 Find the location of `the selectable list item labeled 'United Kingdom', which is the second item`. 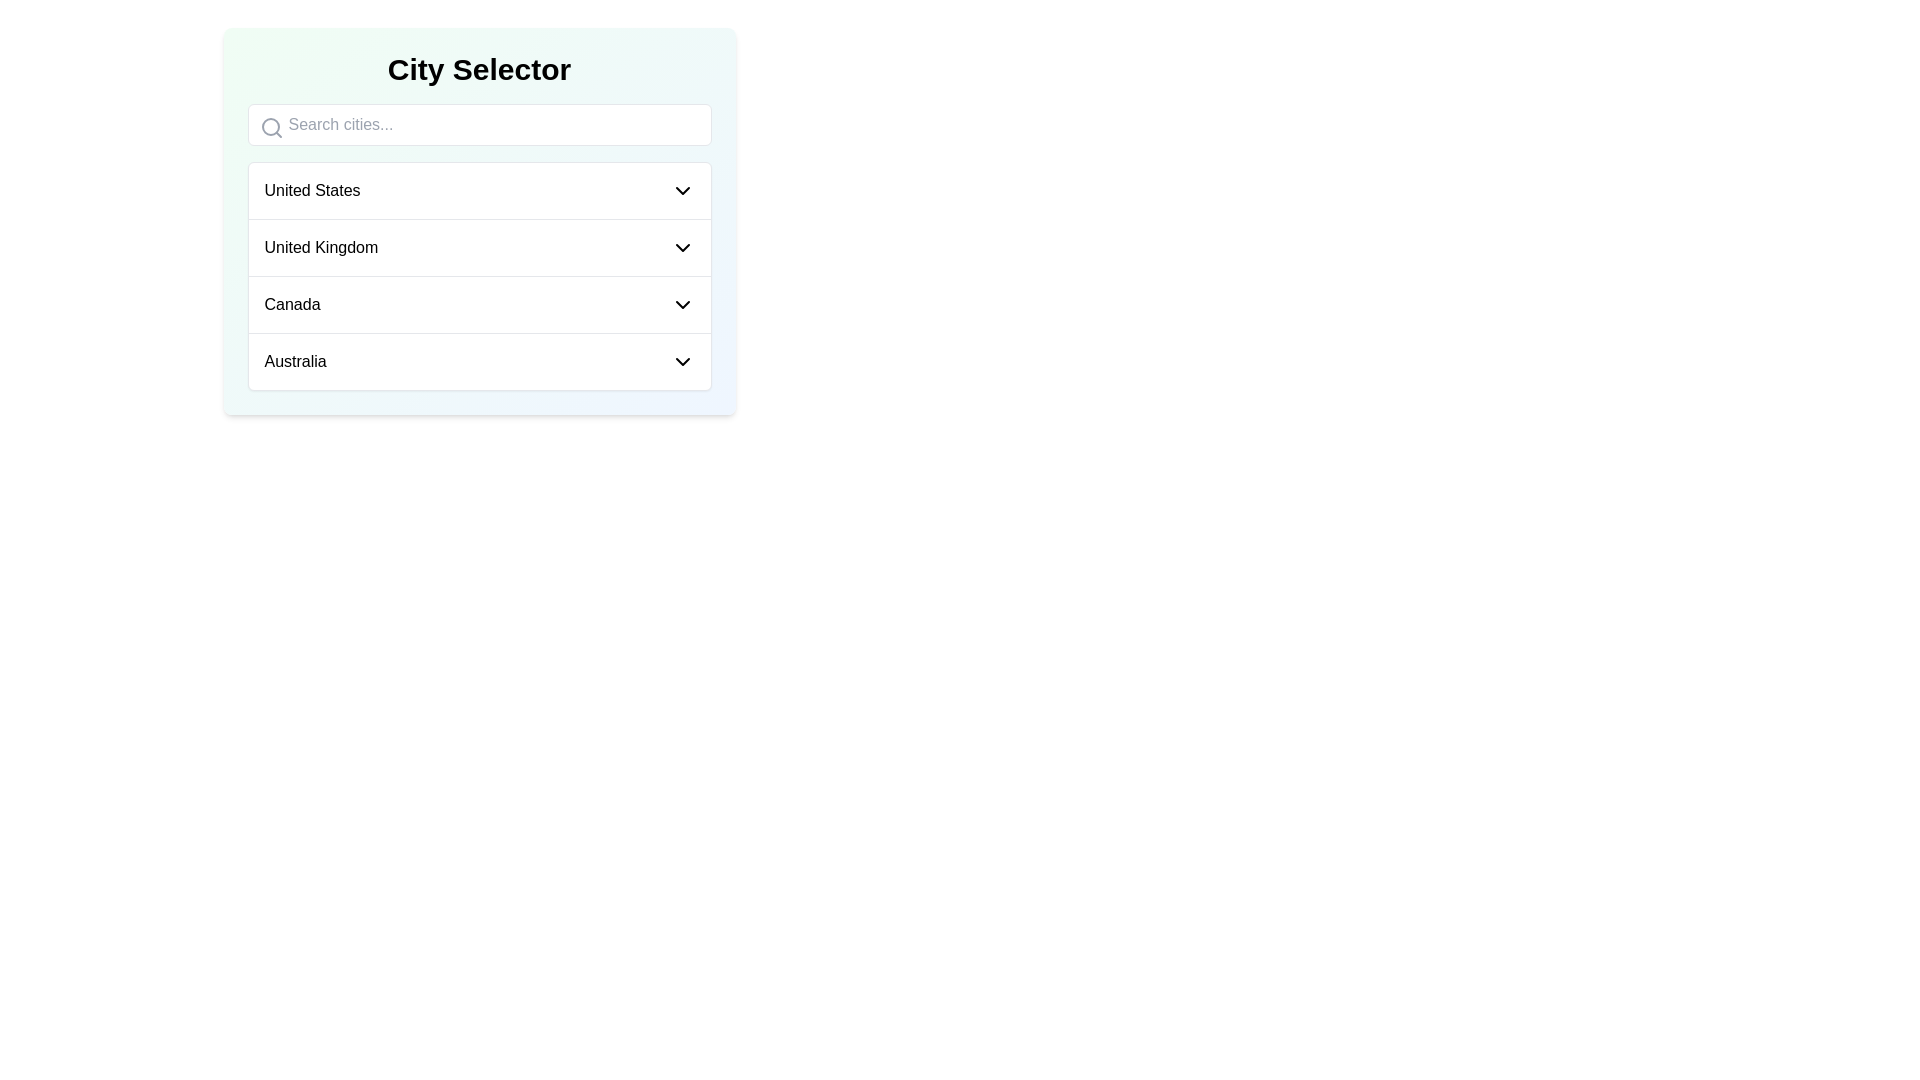

the selectable list item labeled 'United Kingdom', which is the second item is located at coordinates (478, 247).